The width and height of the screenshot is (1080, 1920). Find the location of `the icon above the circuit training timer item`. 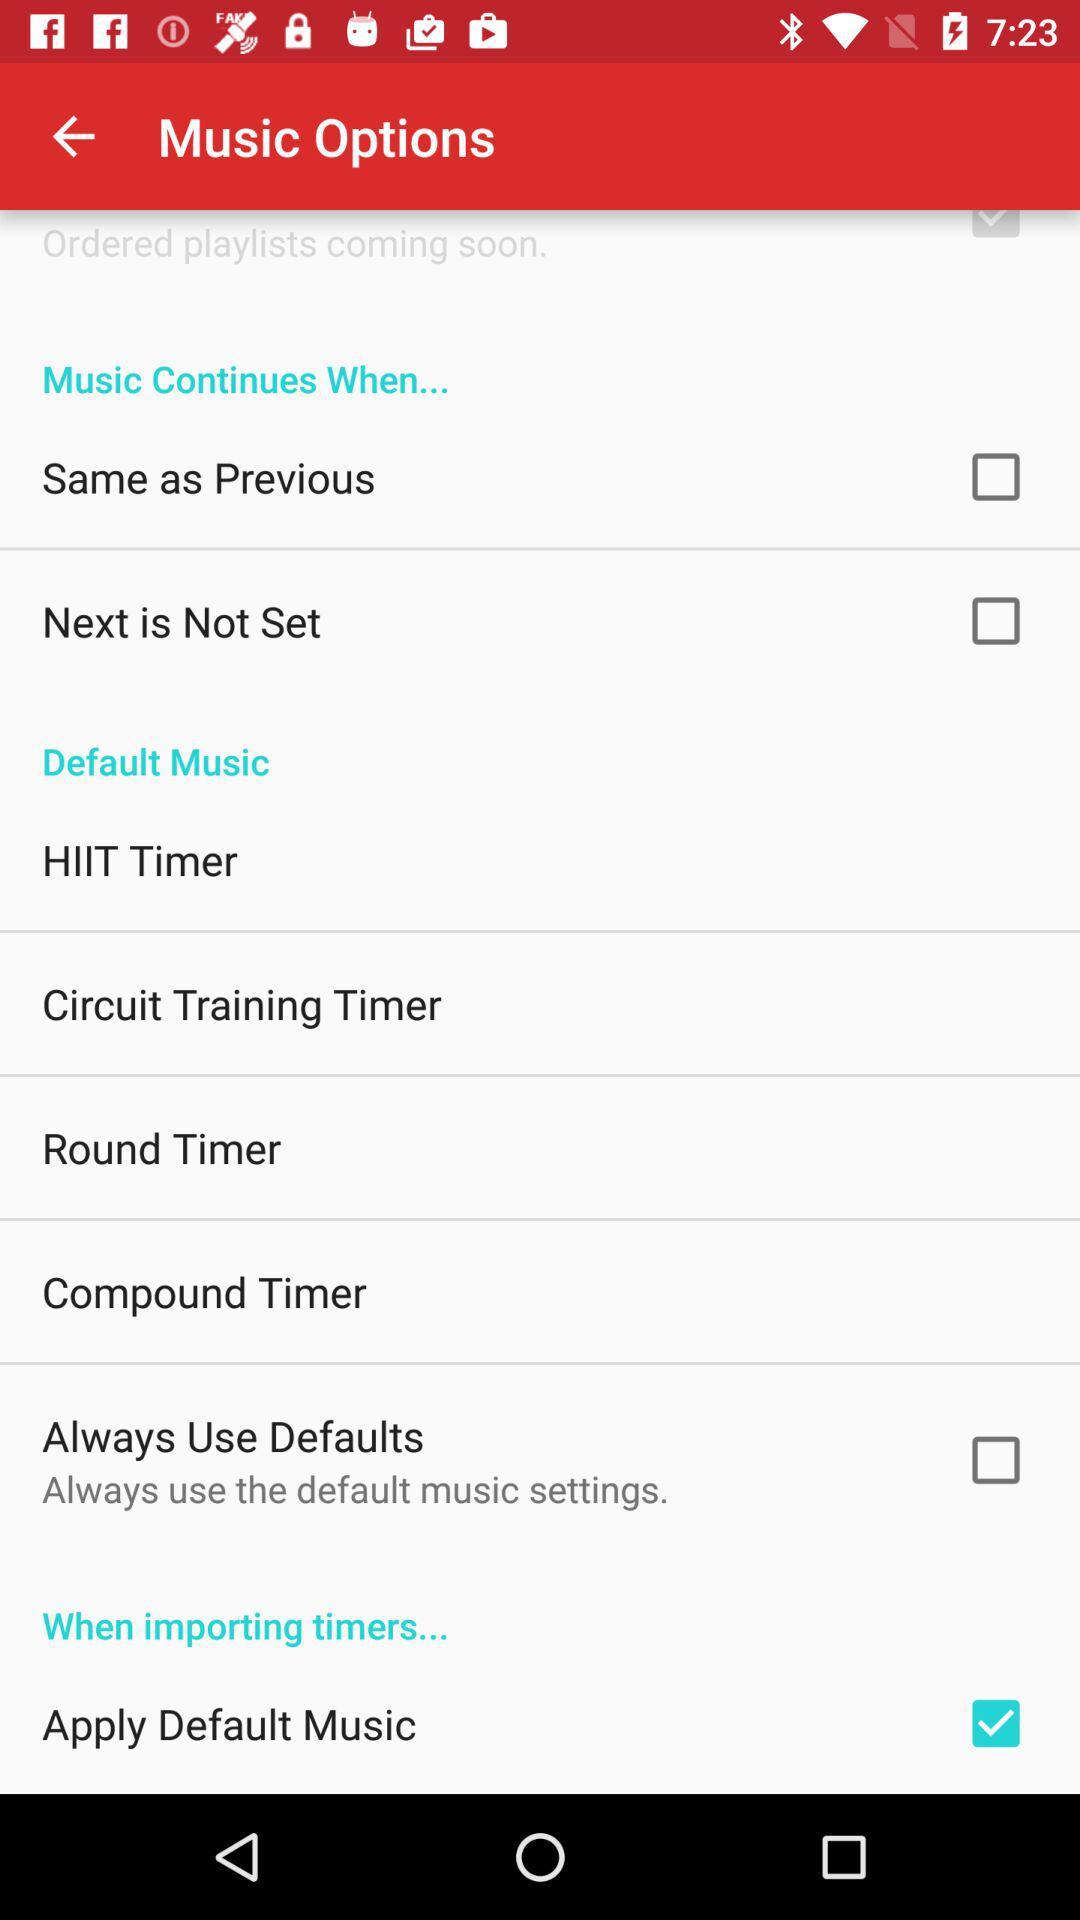

the icon above the circuit training timer item is located at coordinates (138, 859).